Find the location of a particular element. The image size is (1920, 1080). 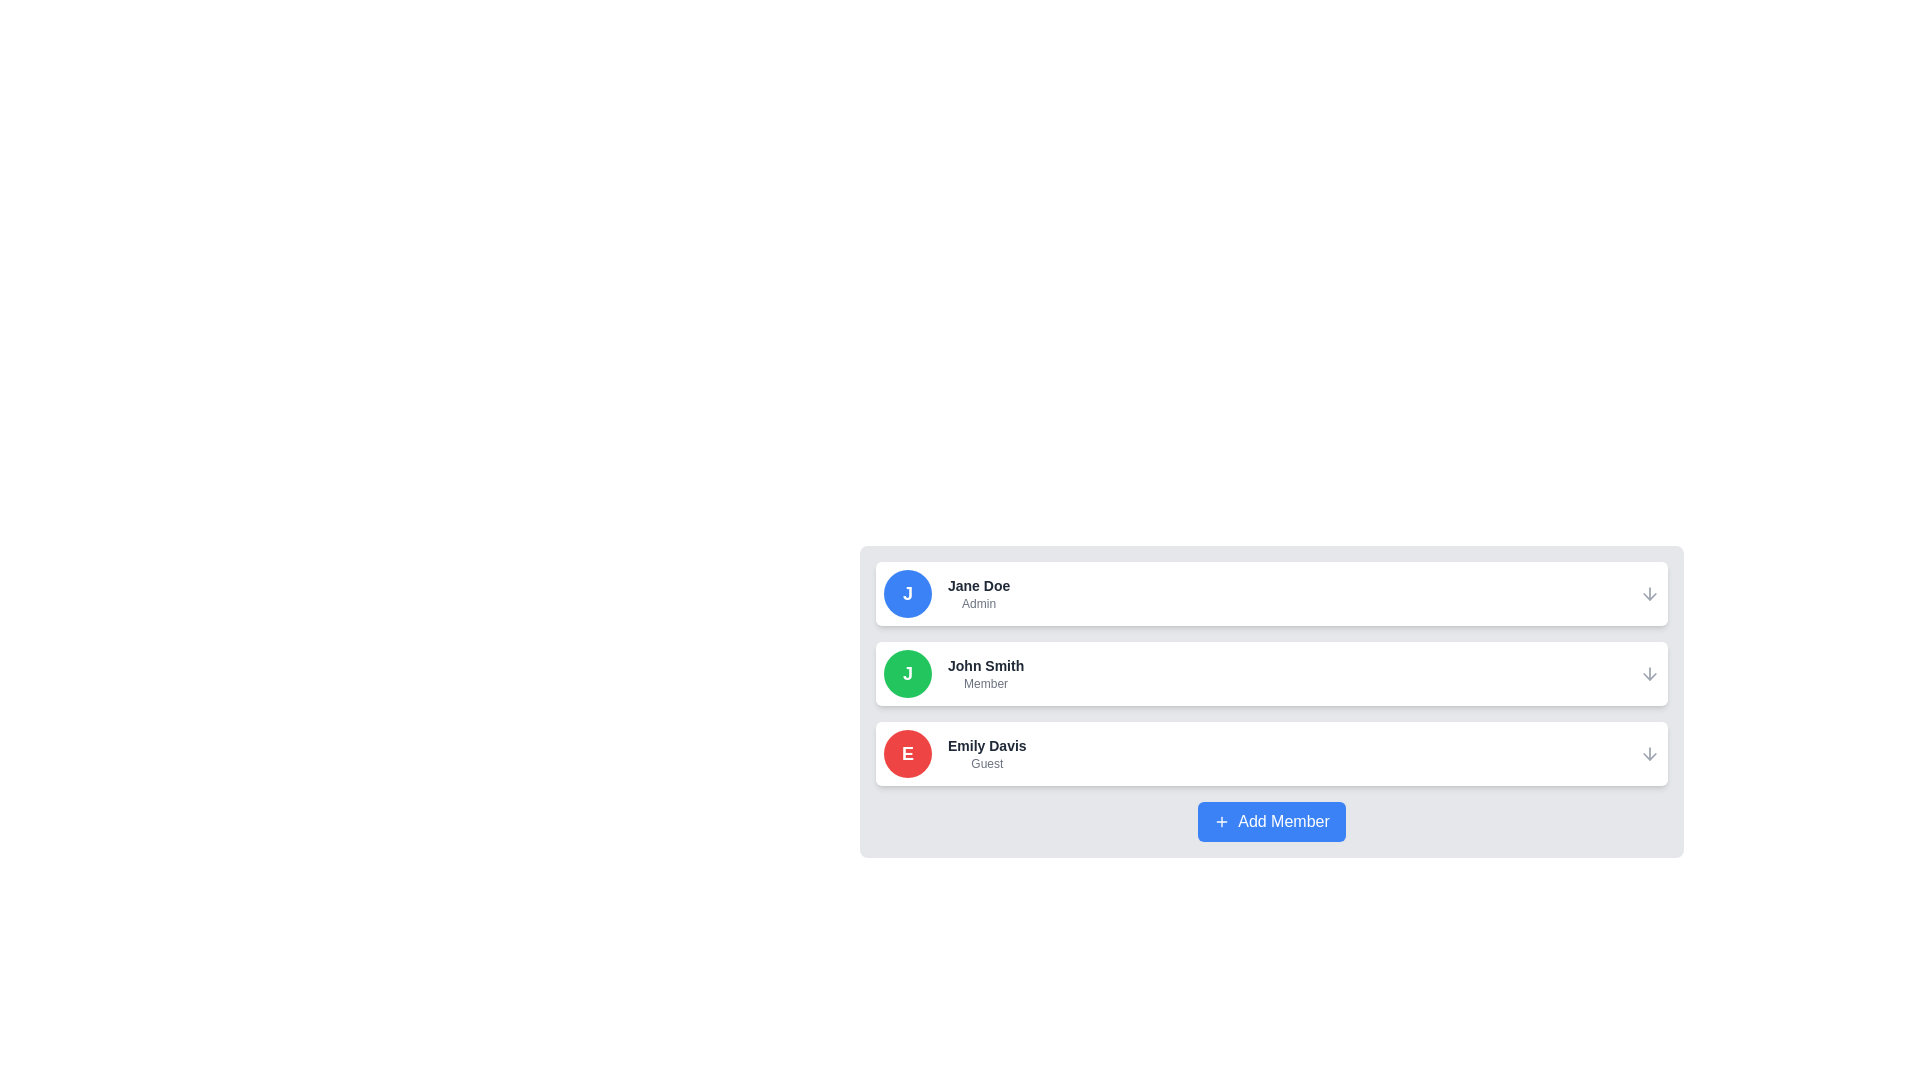

the user information card displaying the user's name and role, which is the first card in a vertical list of user cards is located at coordinates (1271, 593).